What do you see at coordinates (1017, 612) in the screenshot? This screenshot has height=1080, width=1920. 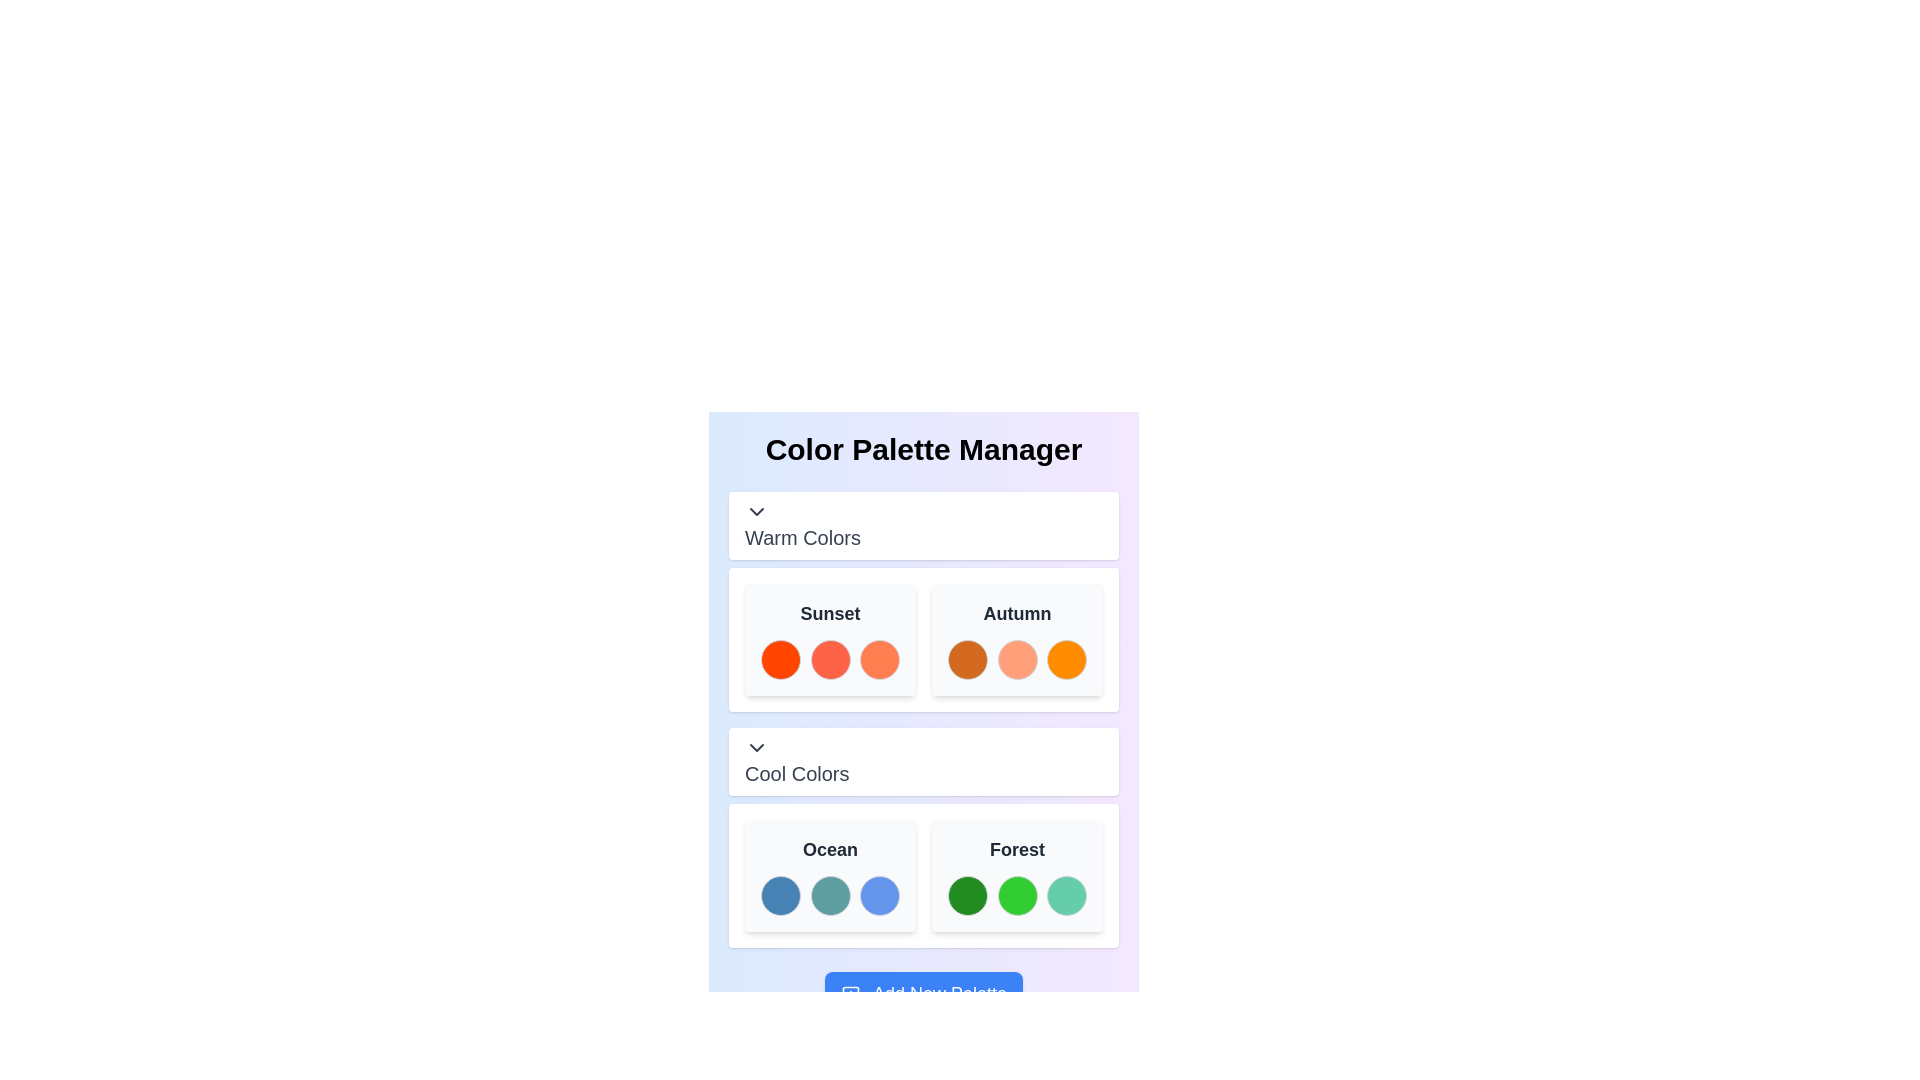 I see `bold text label displaying 'Autumn' located at the top-right corner of the 'Warm Colors' section` at bounding box center [1017, 612].